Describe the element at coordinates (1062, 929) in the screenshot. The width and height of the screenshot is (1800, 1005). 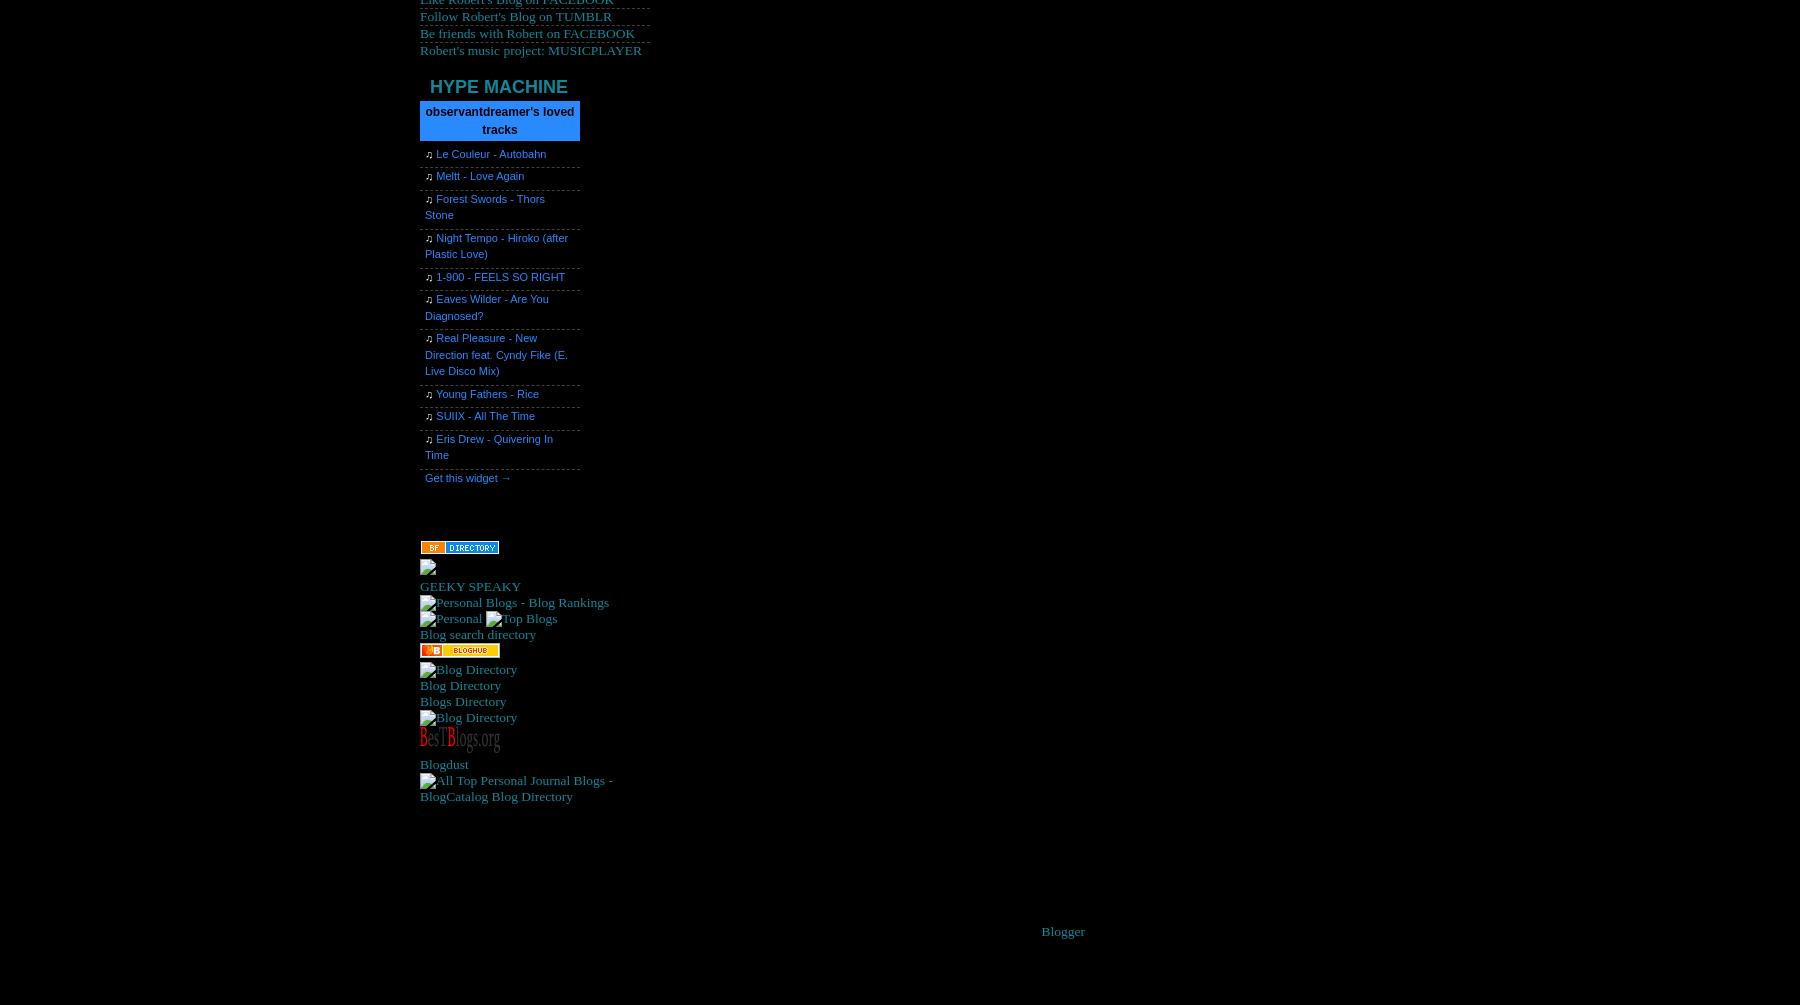
I see `'Blogger'` at that location.